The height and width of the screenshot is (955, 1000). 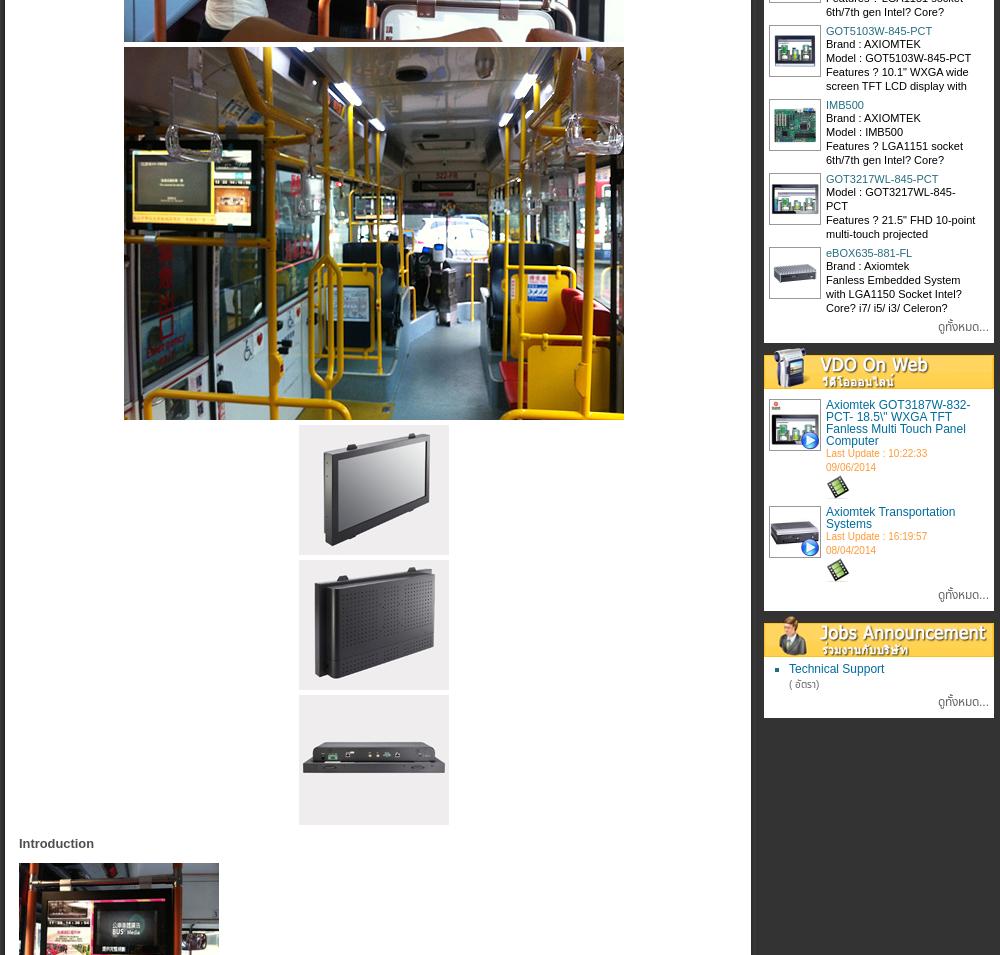 What do you see at coordinates (876, 316) in the screenshot?
I see `'Last Update : 16:07:15 19/04/2017'` at bounding box center [876, 316].